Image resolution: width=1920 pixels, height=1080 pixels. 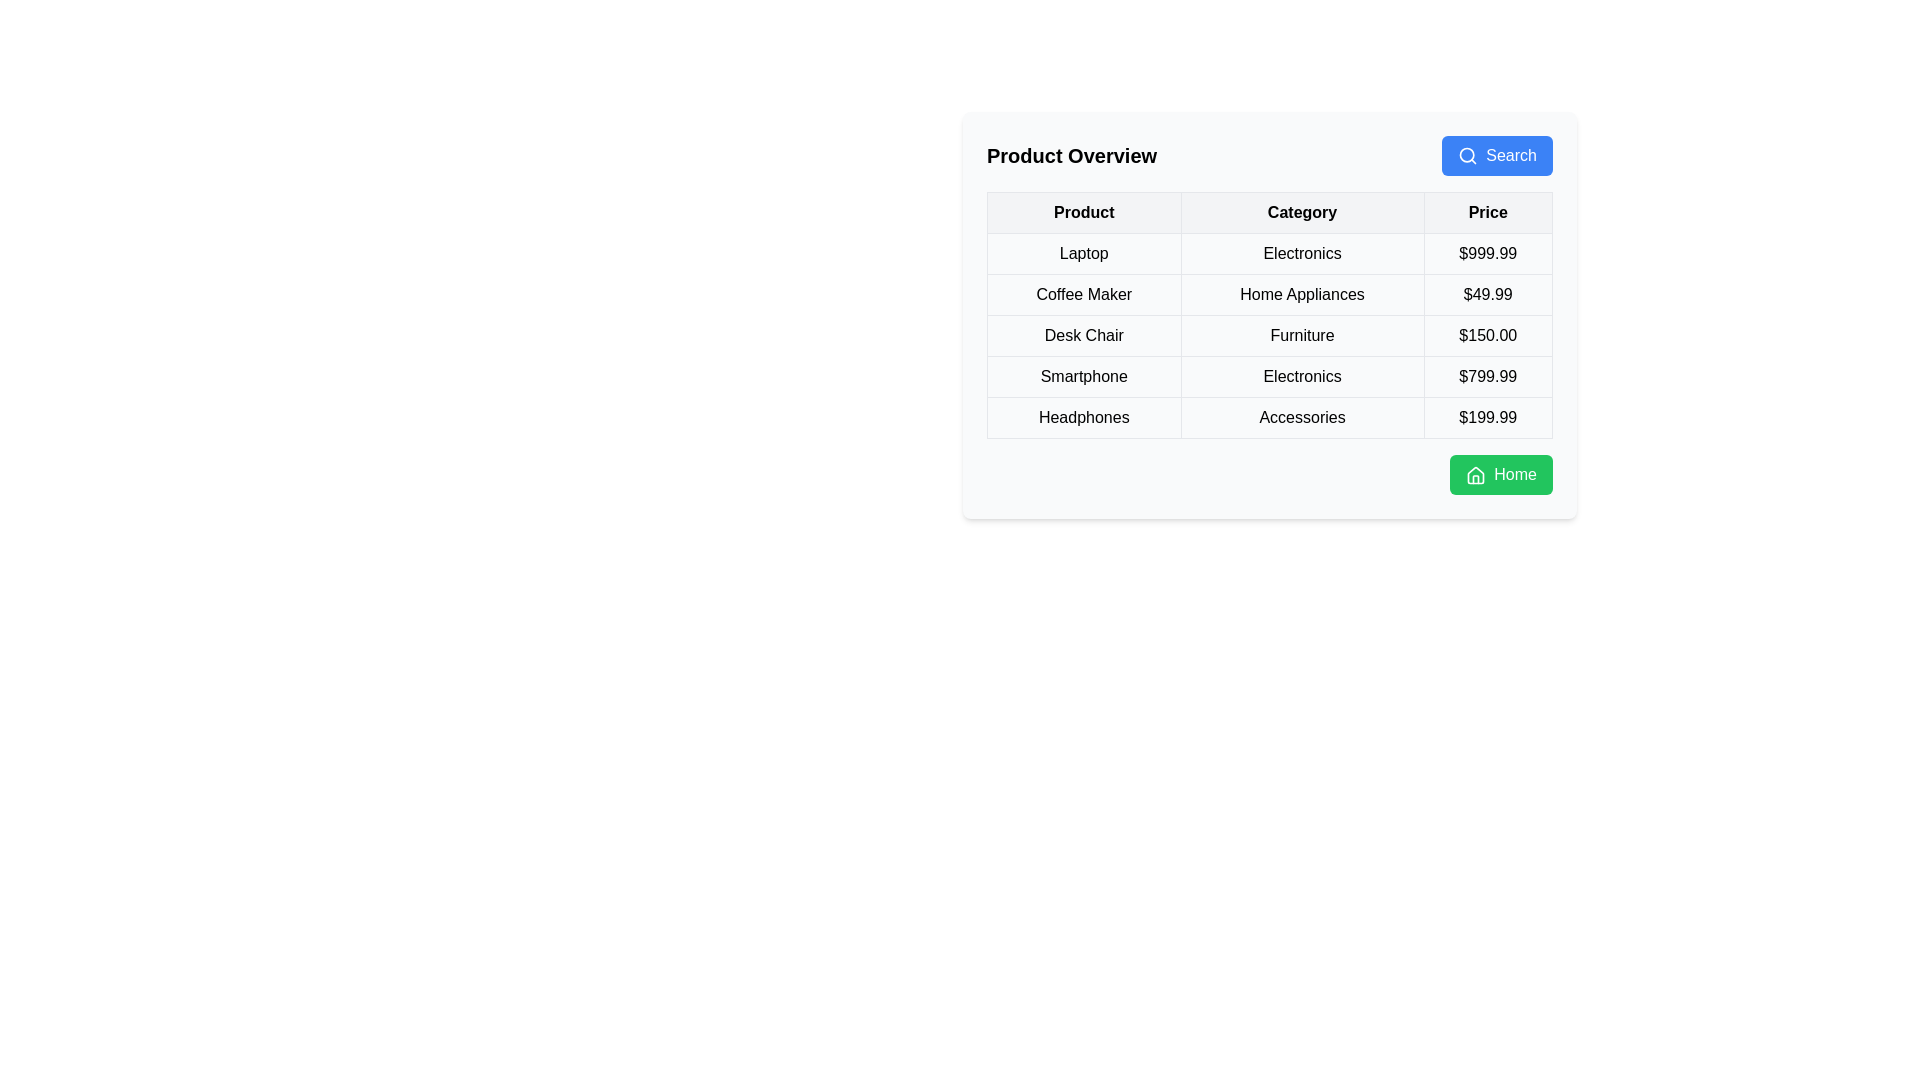 I want to click on the text within the last table row displaying 'Headphones', 'Accessories', and '$199.99', so click(x=1269, y=416).